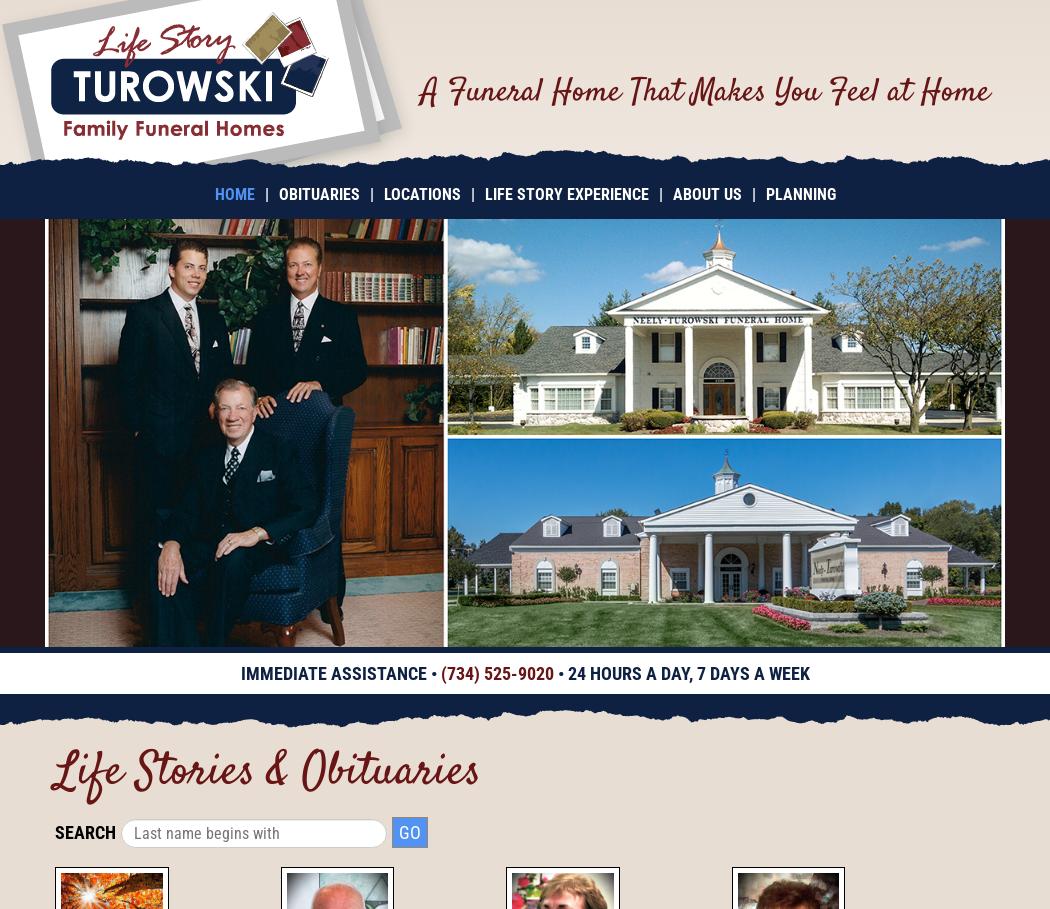  I want to click on 'About Us', so click(671, 194).